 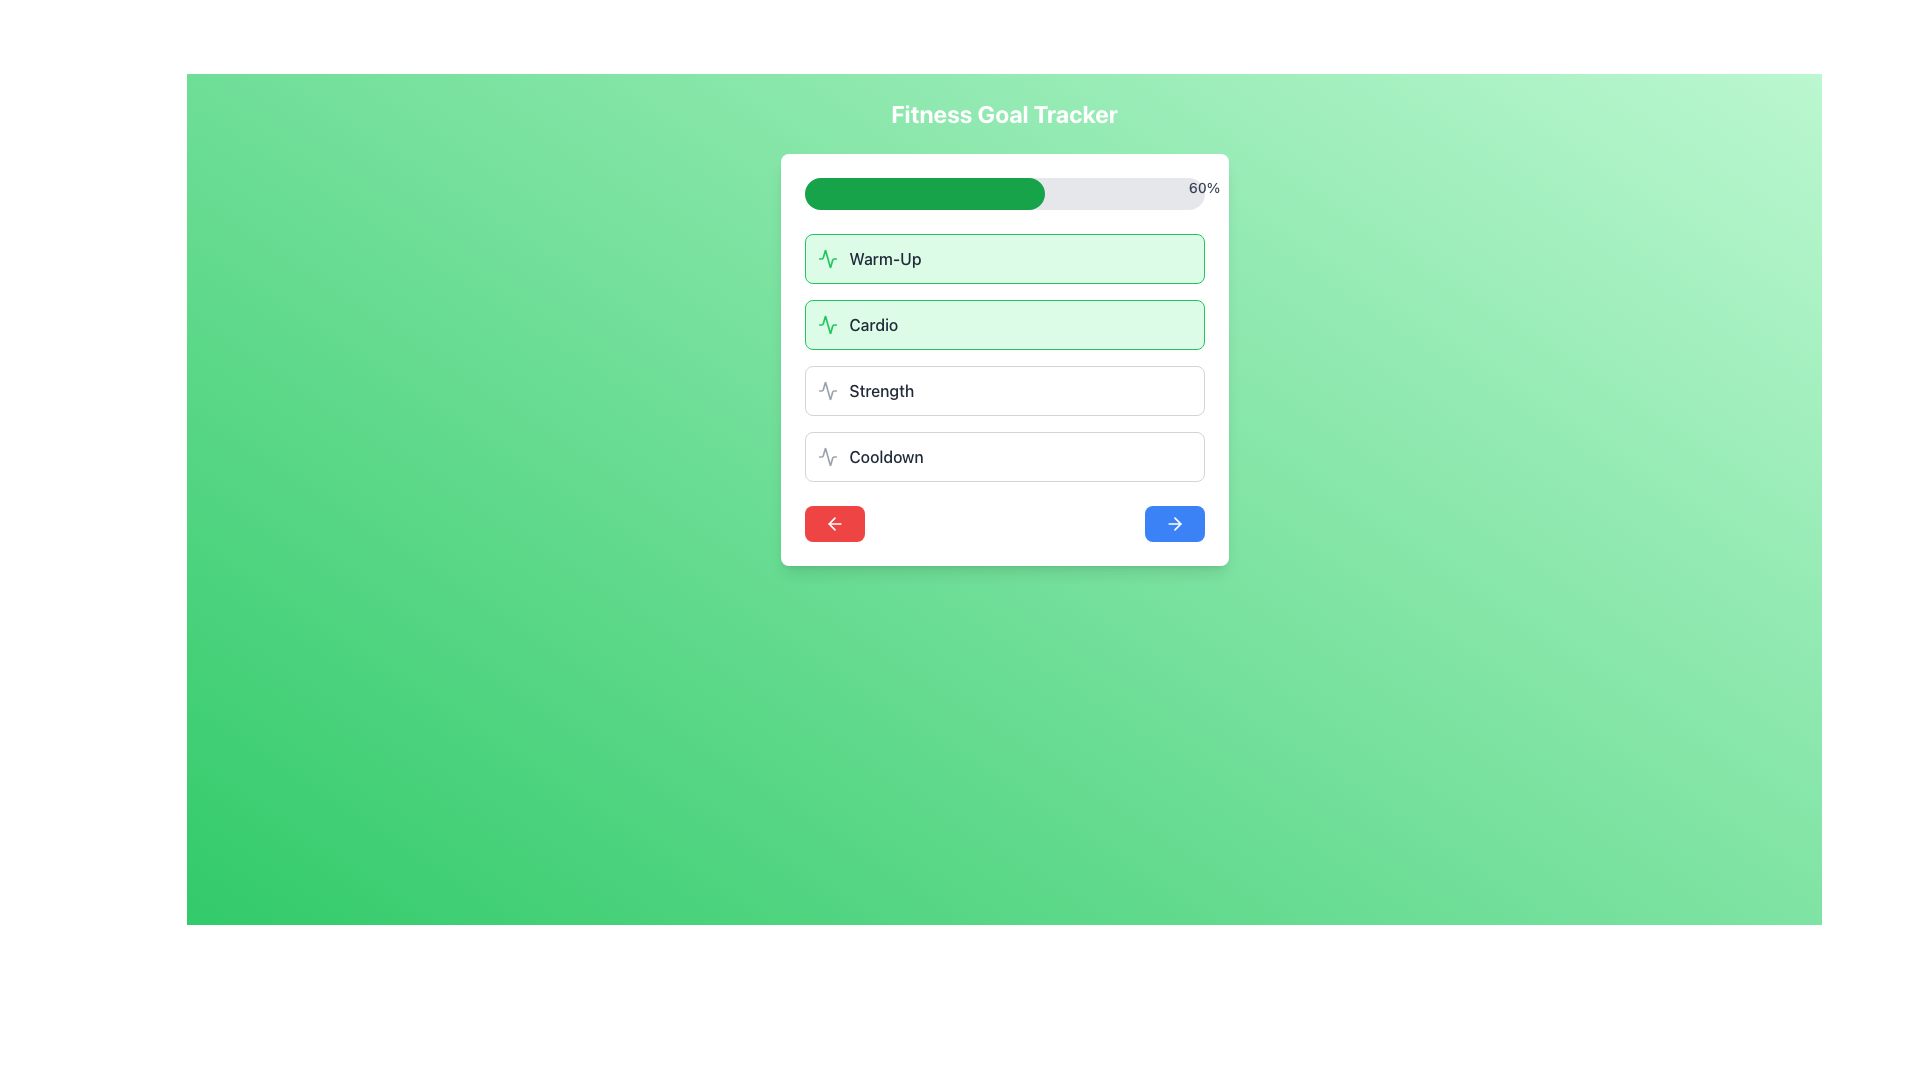 What do you see at coordinates (827, 390) in the screenshot?
I see `the 'Strength' icon located within the 'Strength' card, positioned to the left of the text label 'Strength'` at bounding box center [827, 390].